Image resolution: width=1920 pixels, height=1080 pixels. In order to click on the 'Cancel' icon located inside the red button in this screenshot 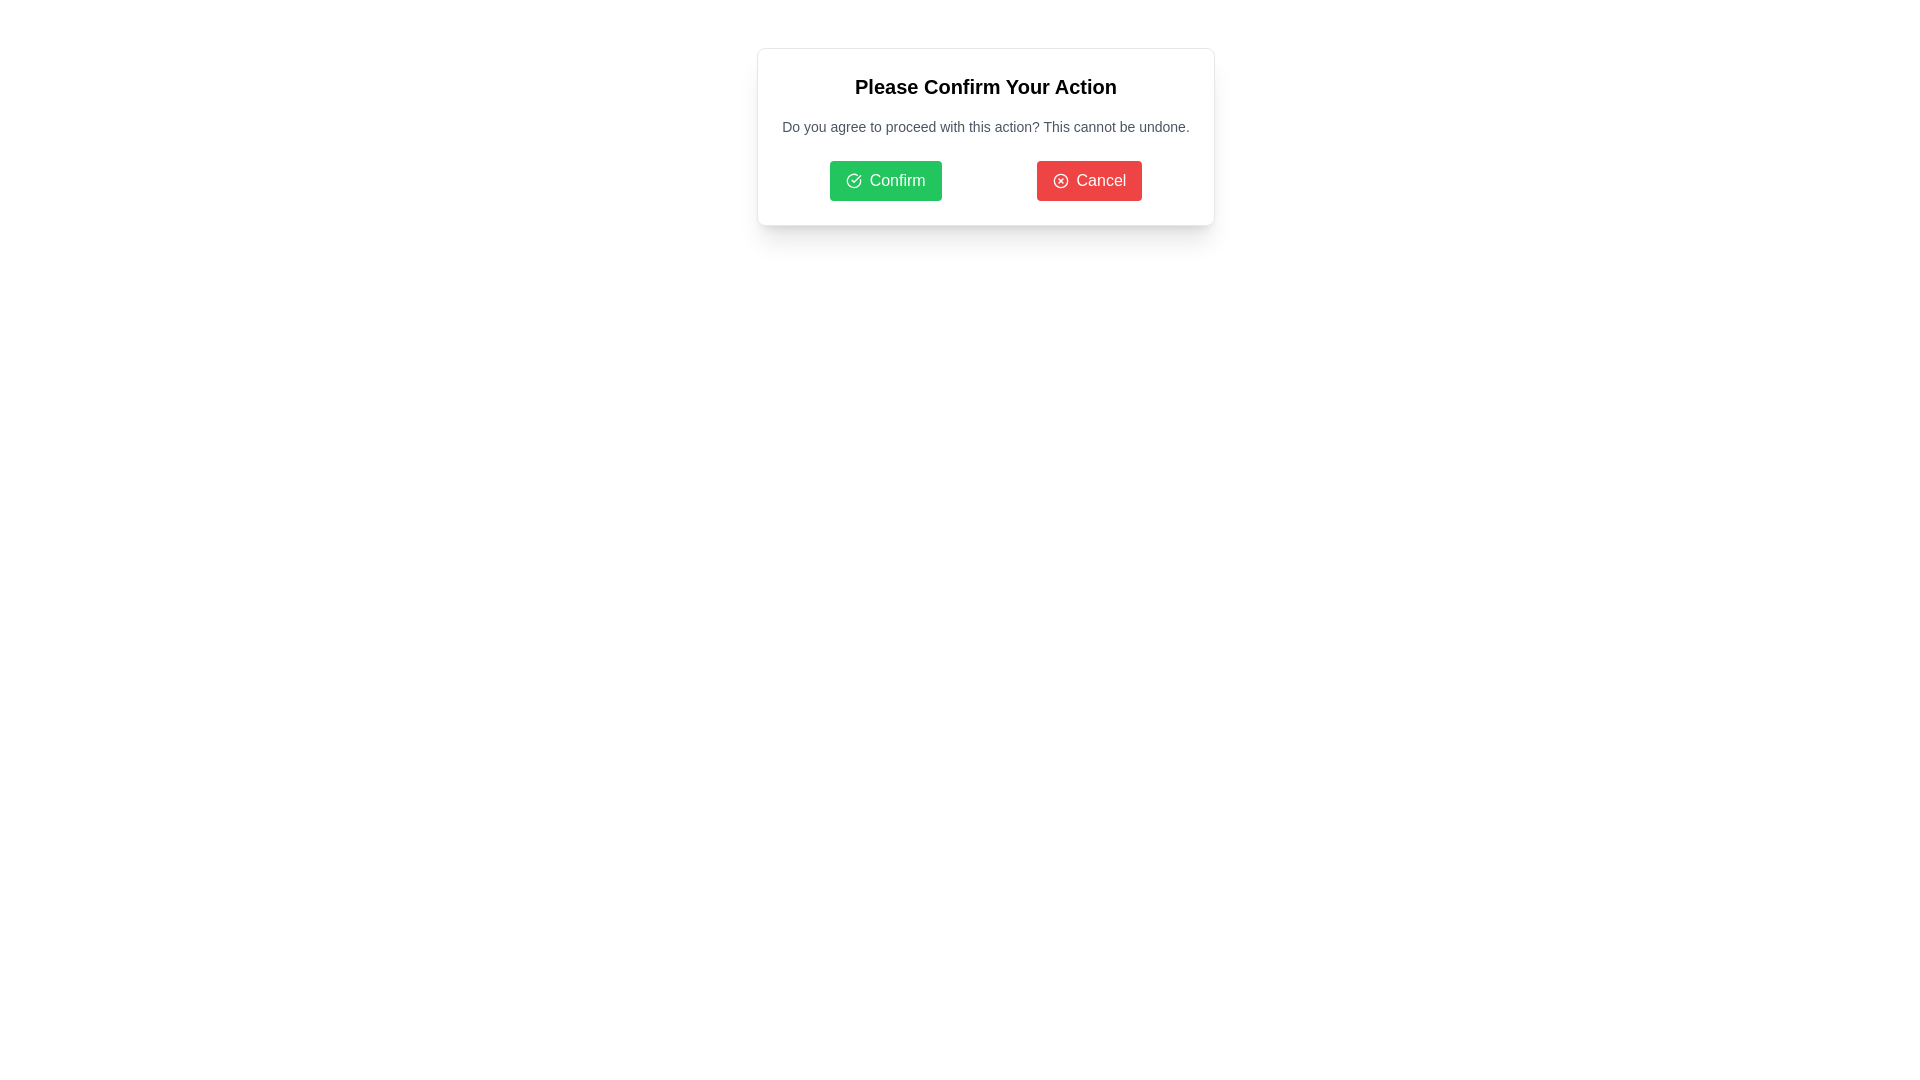, I will do `click(1059, 181)`.